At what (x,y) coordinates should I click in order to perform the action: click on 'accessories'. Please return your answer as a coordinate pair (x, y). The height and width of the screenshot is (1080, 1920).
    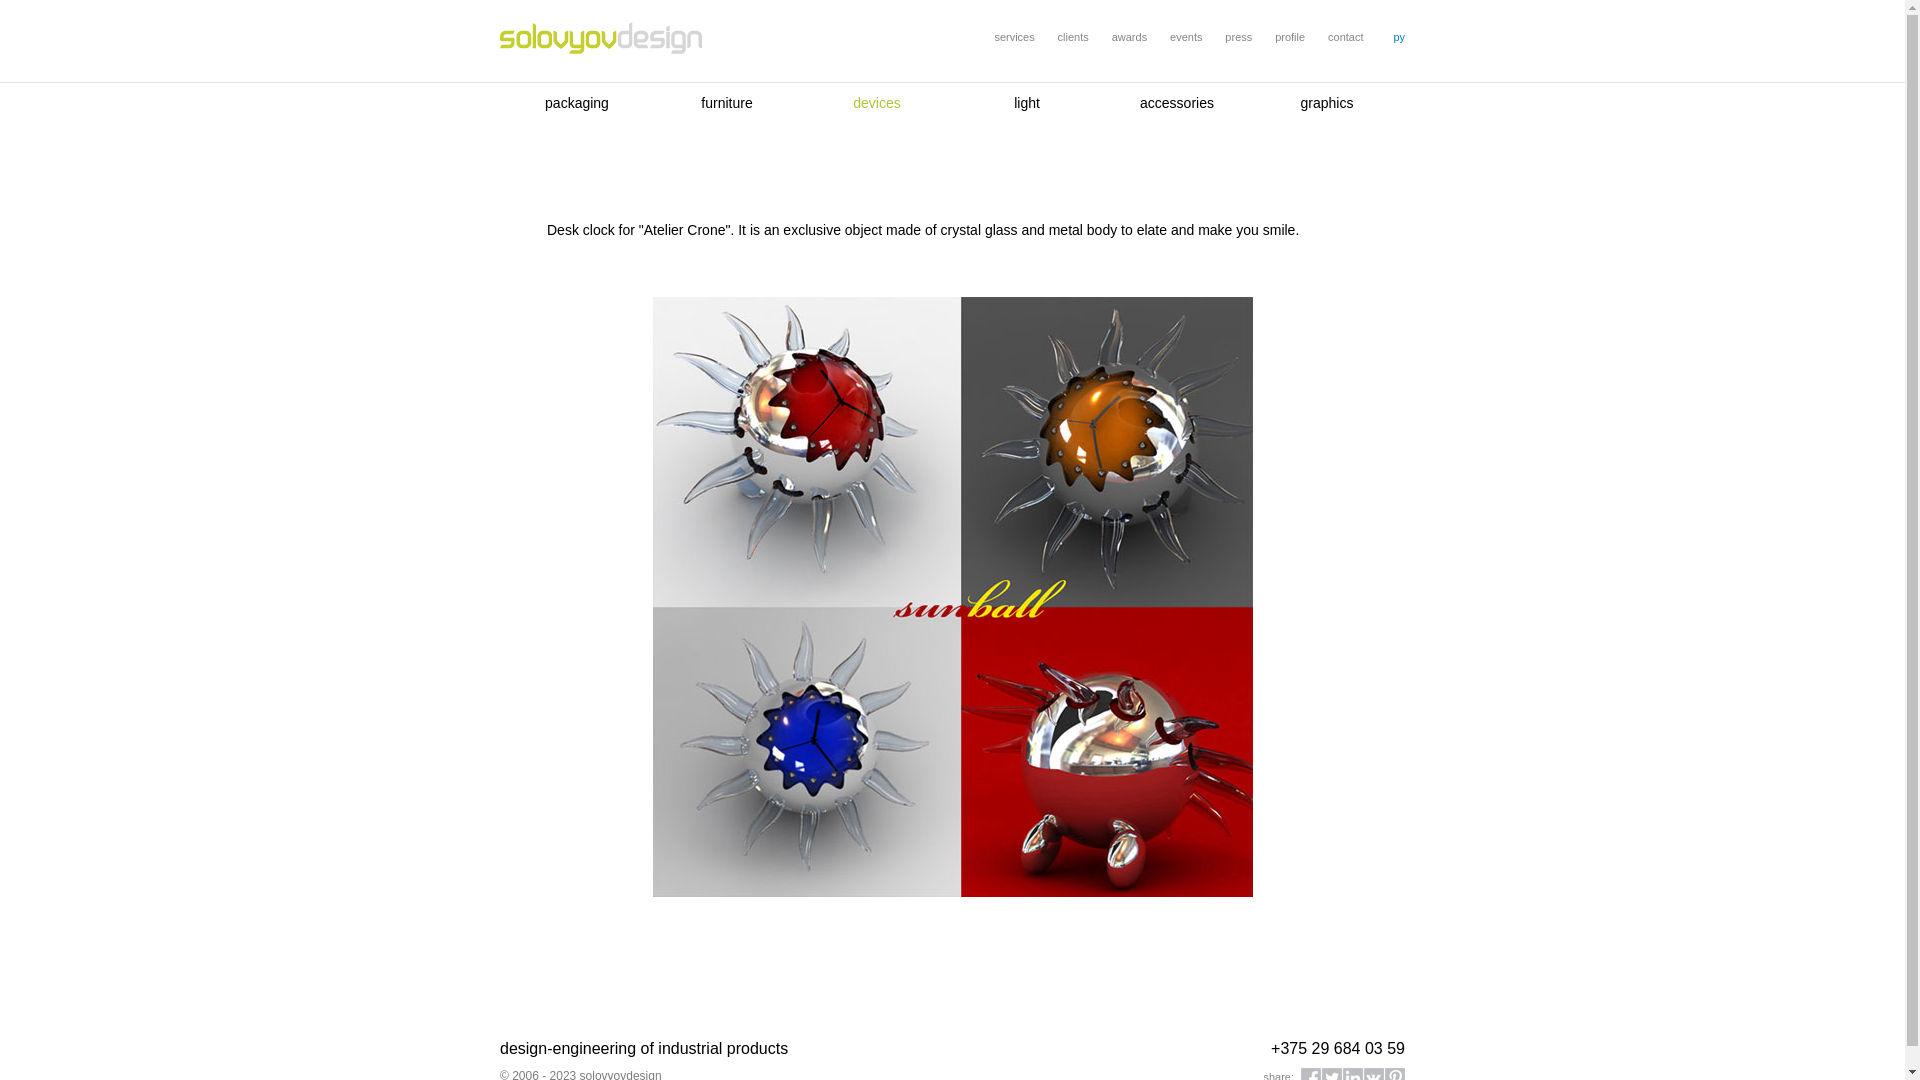
    Looking at the image, I should click on (1176, 103).